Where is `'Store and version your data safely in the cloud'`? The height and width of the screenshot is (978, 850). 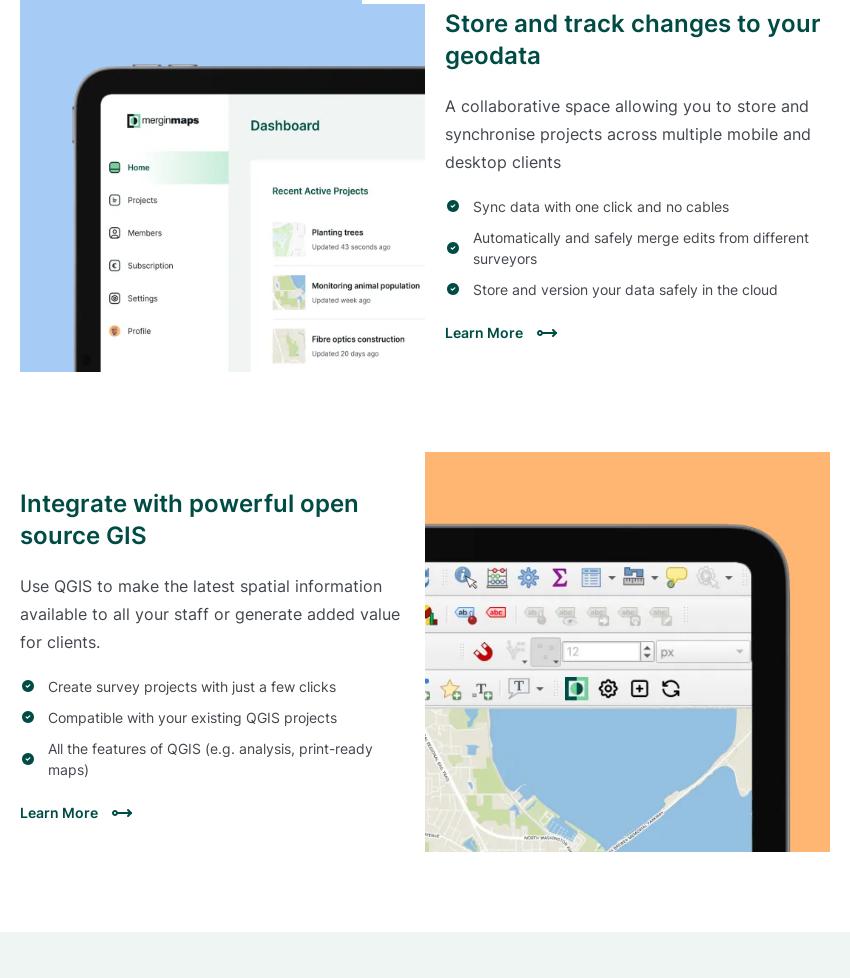
'Store and version your data safely in the cloud' is located at coordinates (624, 287).